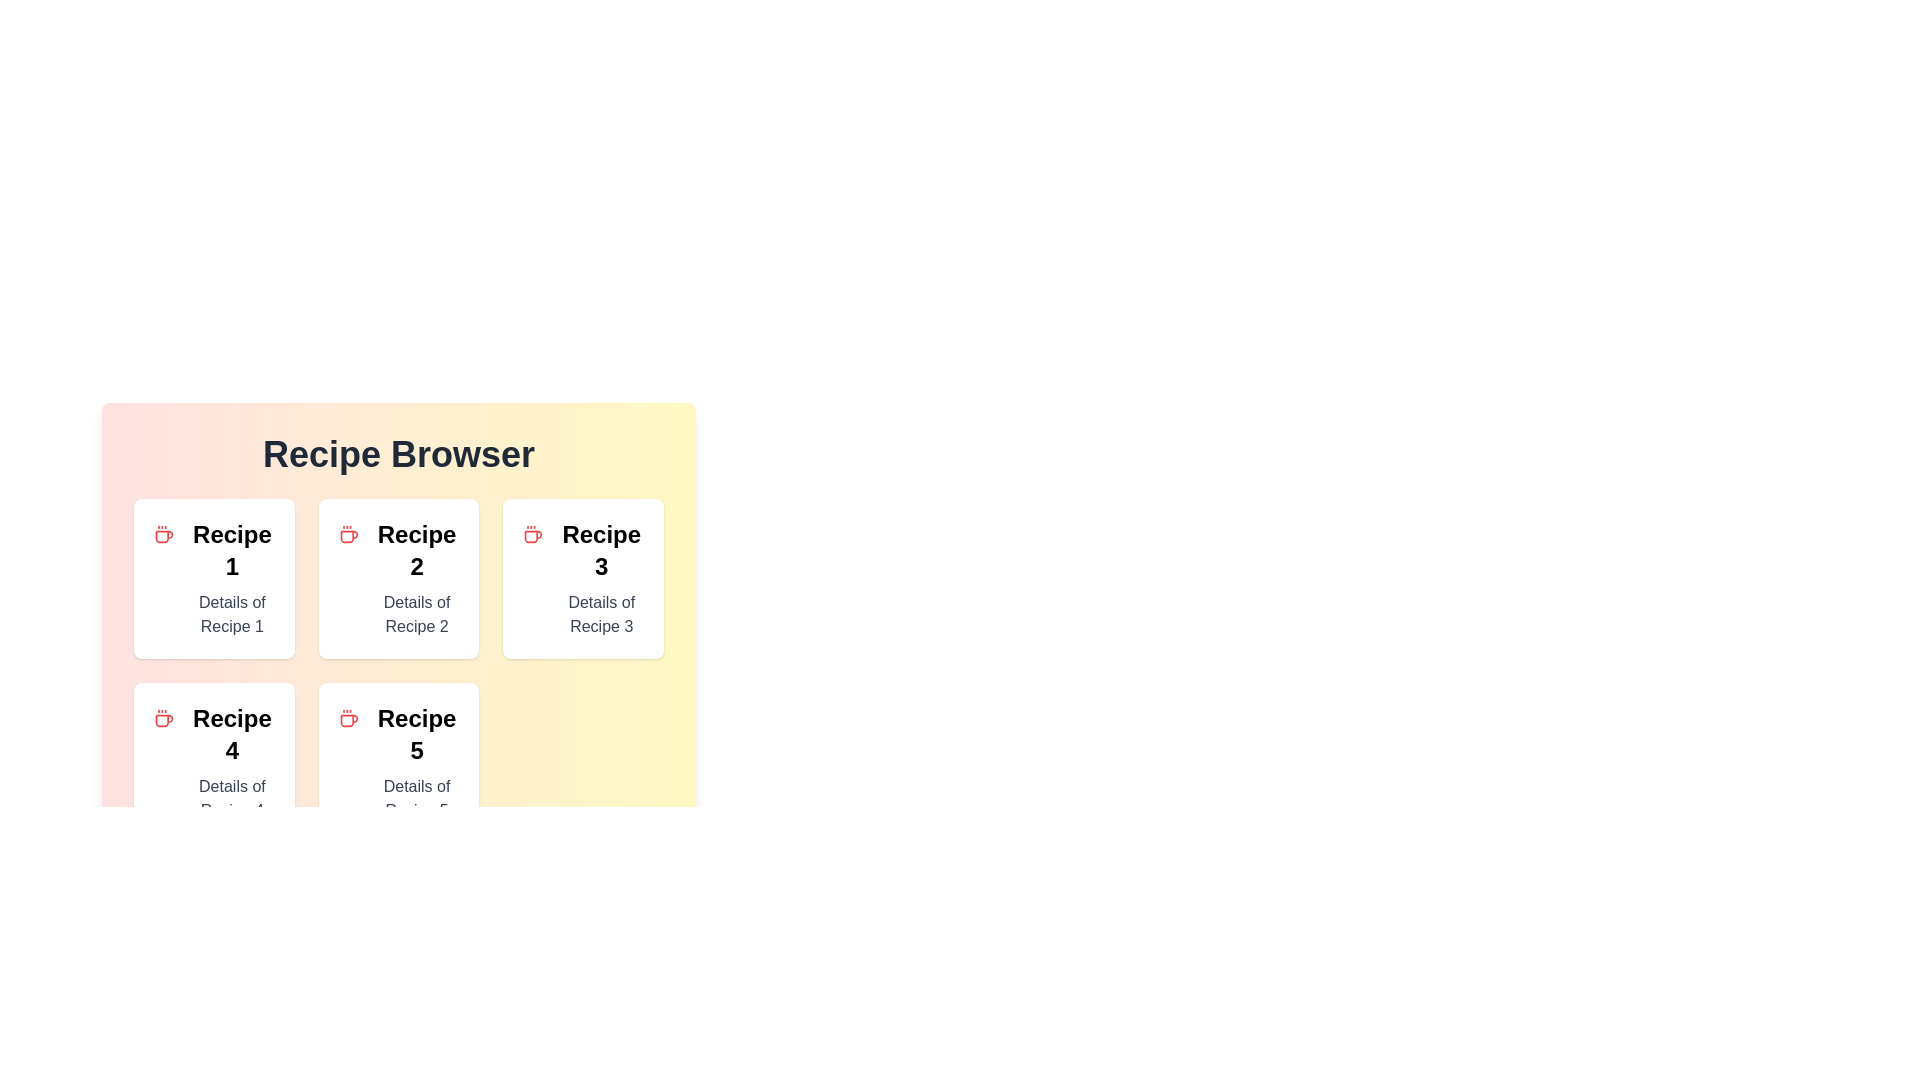 Image resolution: width=1920 pixels, height=1080 pixels. I want to click on the text display element for 'Recipe 1' in the recipe browser, which provides a title and details about the recipe, so click(232, 578).